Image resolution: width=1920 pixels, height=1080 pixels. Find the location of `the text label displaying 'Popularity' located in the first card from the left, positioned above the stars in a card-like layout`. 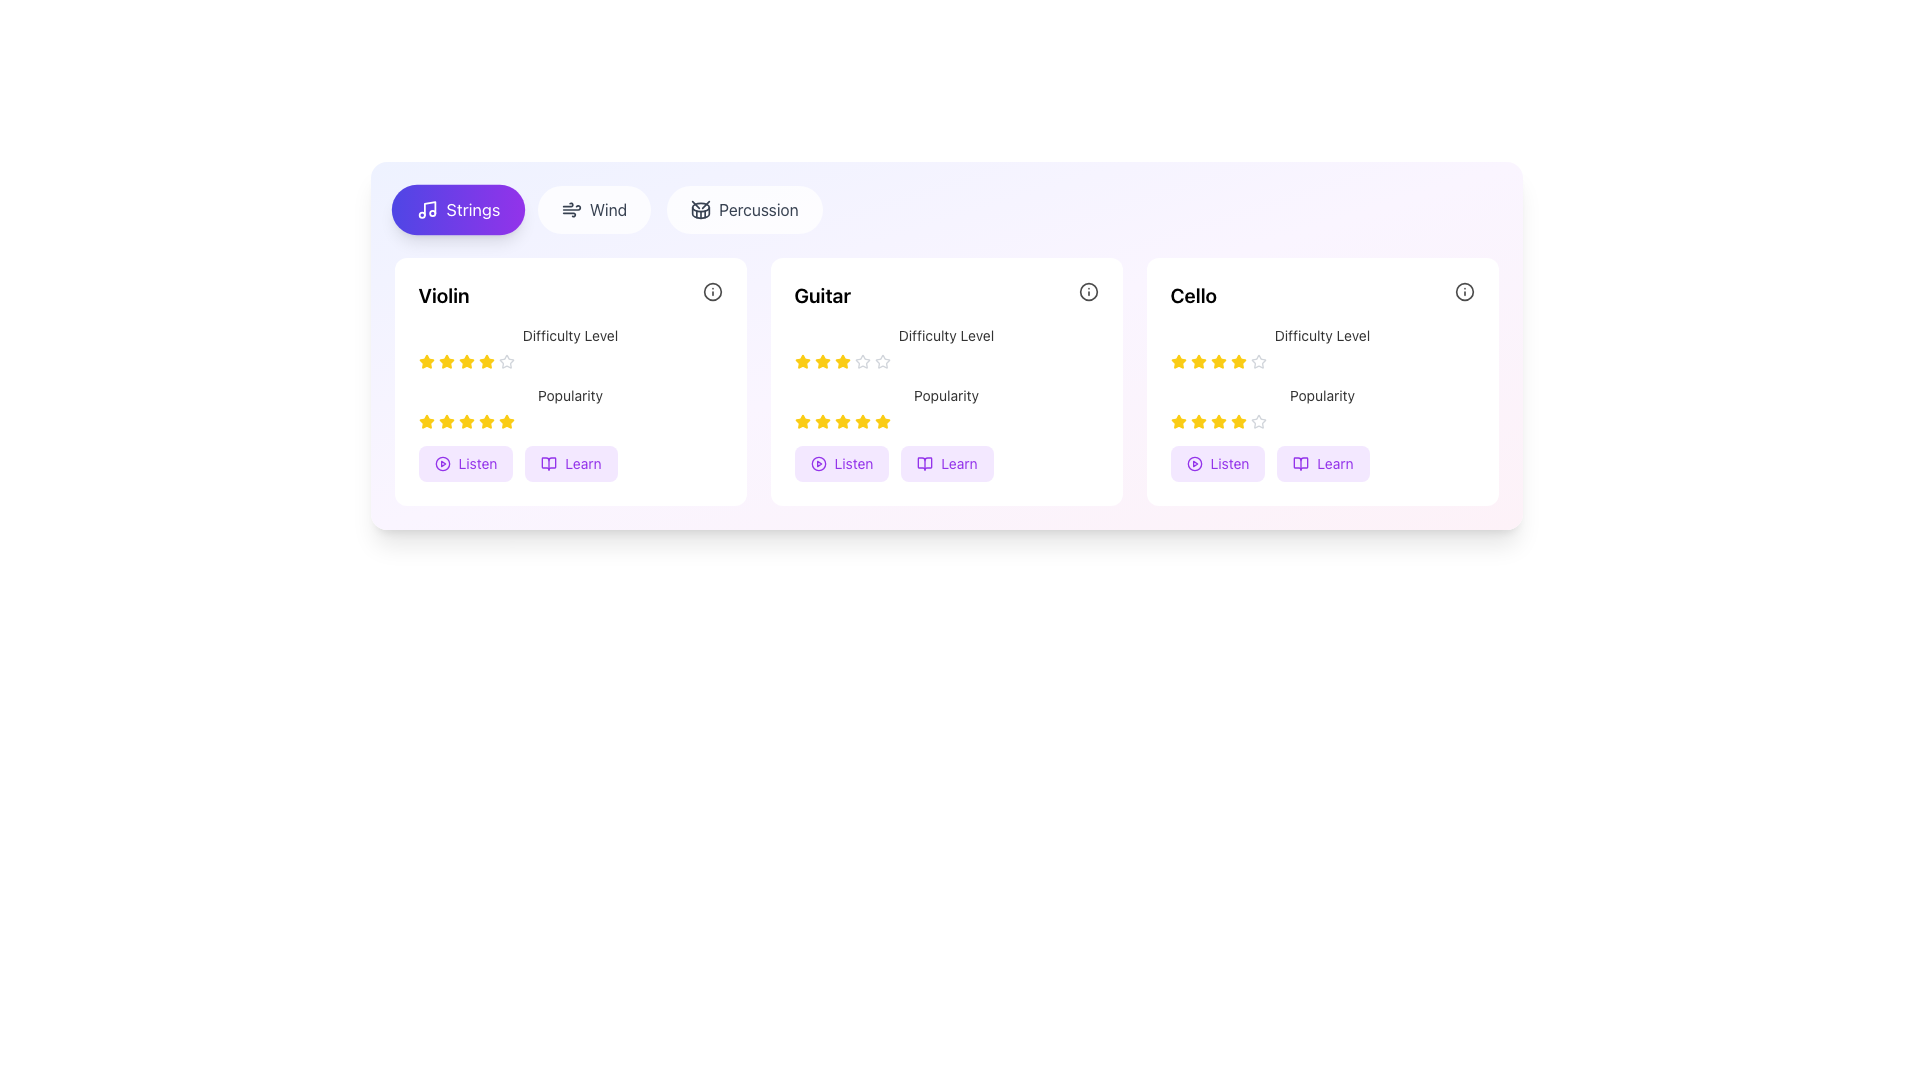

the text label displaying 'Popularity' located in the first card from the left, positioned above the stars in a card-like layout is located at coordinates (569, 396).